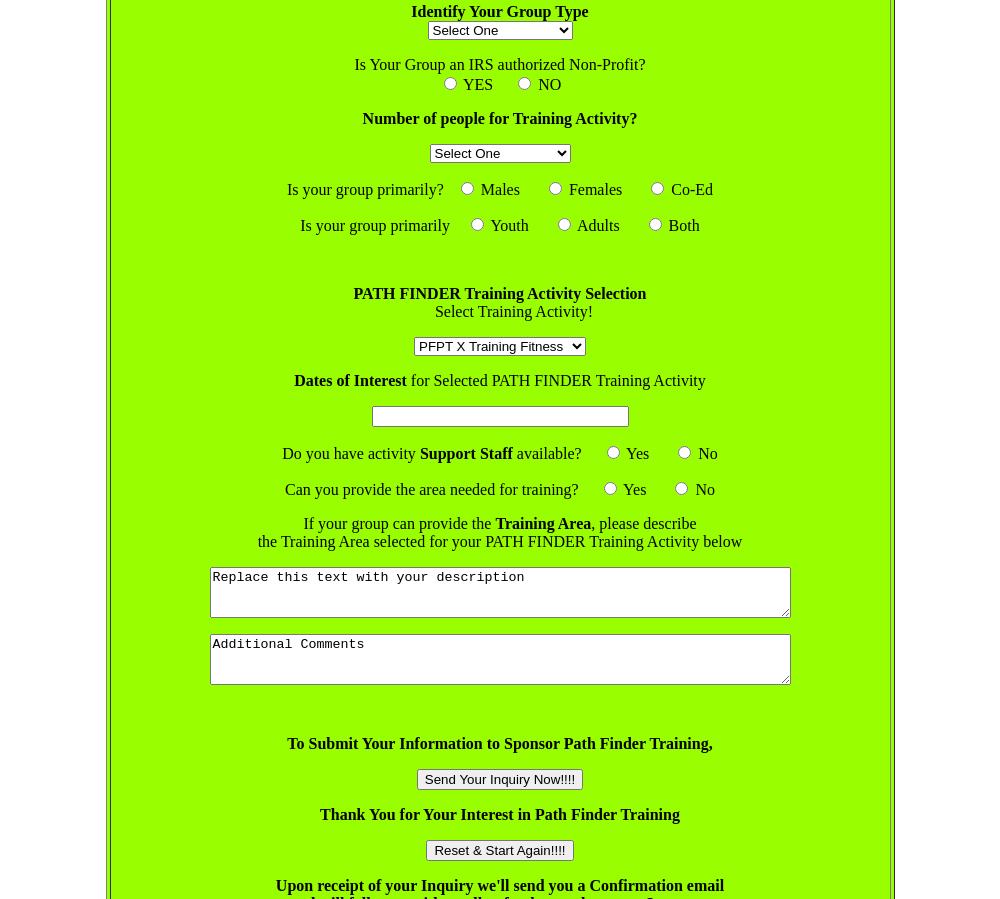 The width and height of the screenshot is (1000, 899). I want to click on 'Number of people for Training Activity?', so click(361, 117).